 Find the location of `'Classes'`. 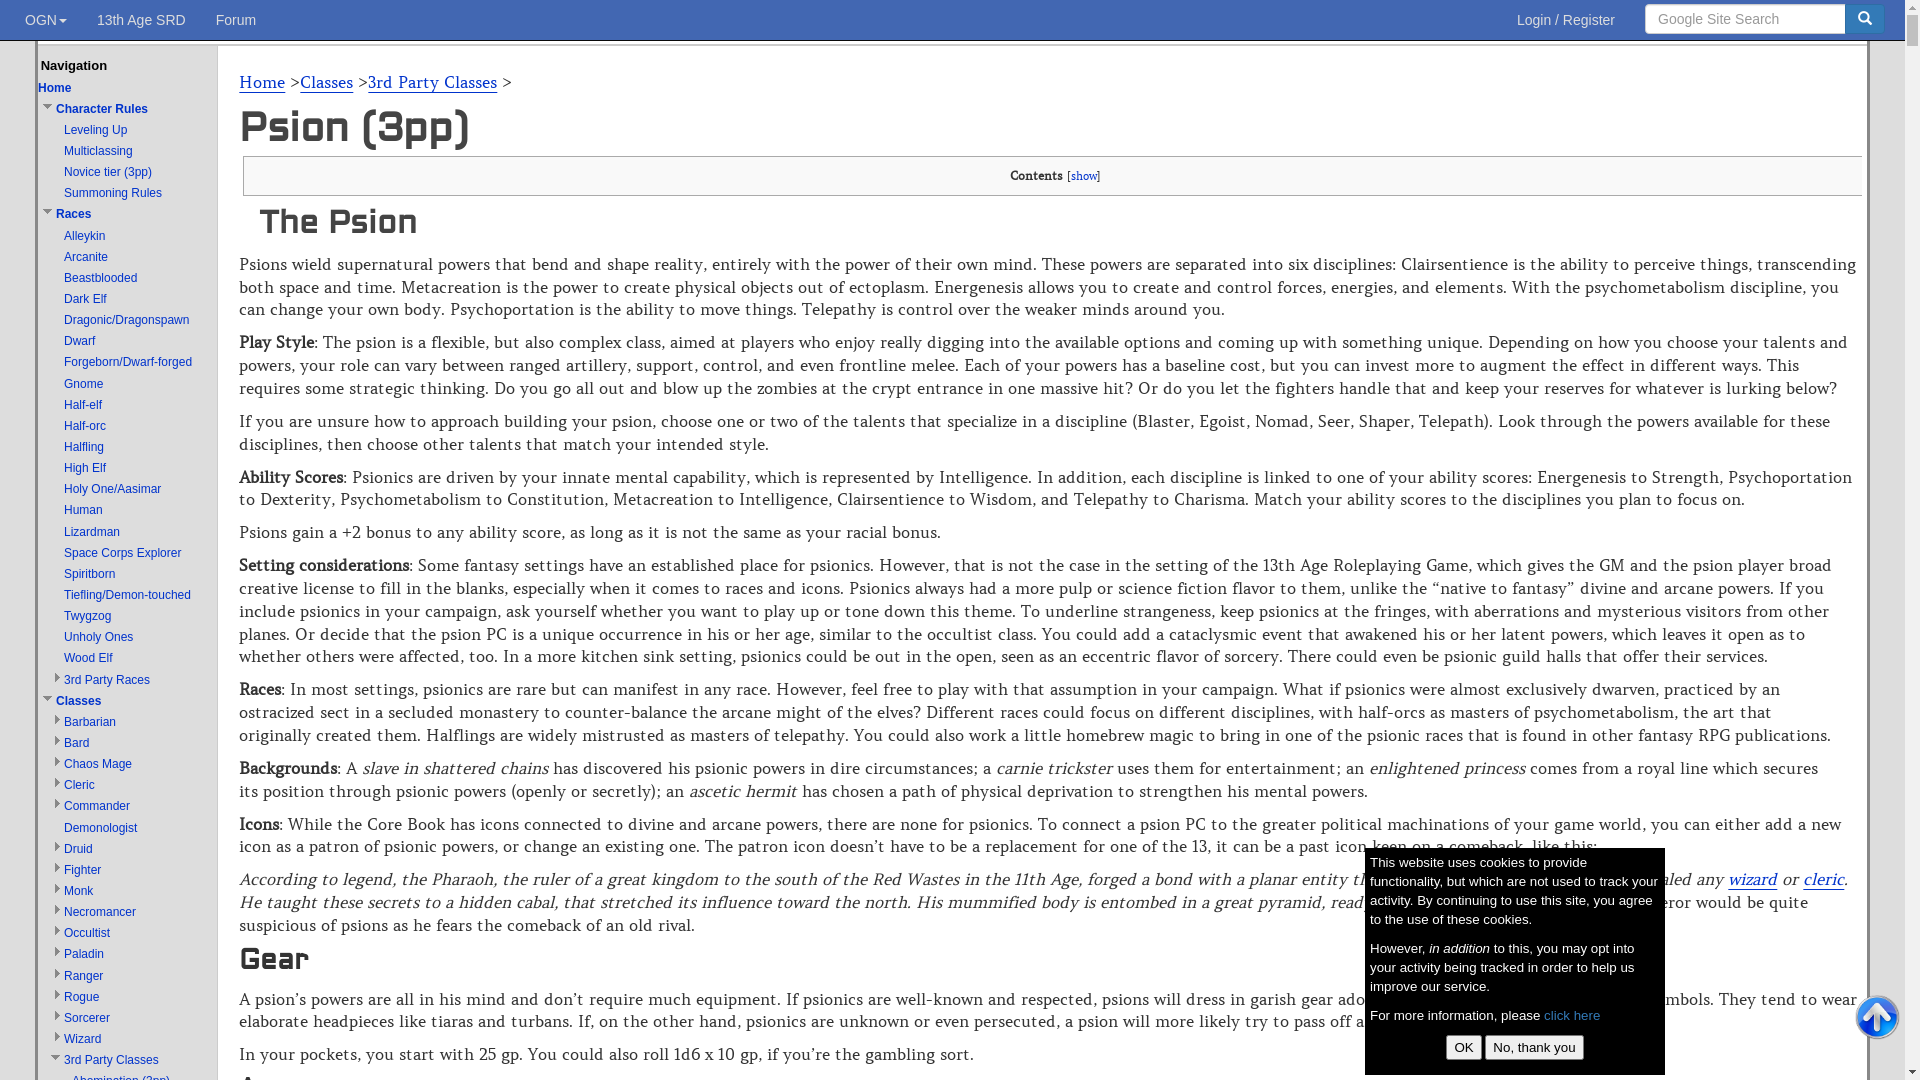

'Classes' is located at coordinates (56, 700).